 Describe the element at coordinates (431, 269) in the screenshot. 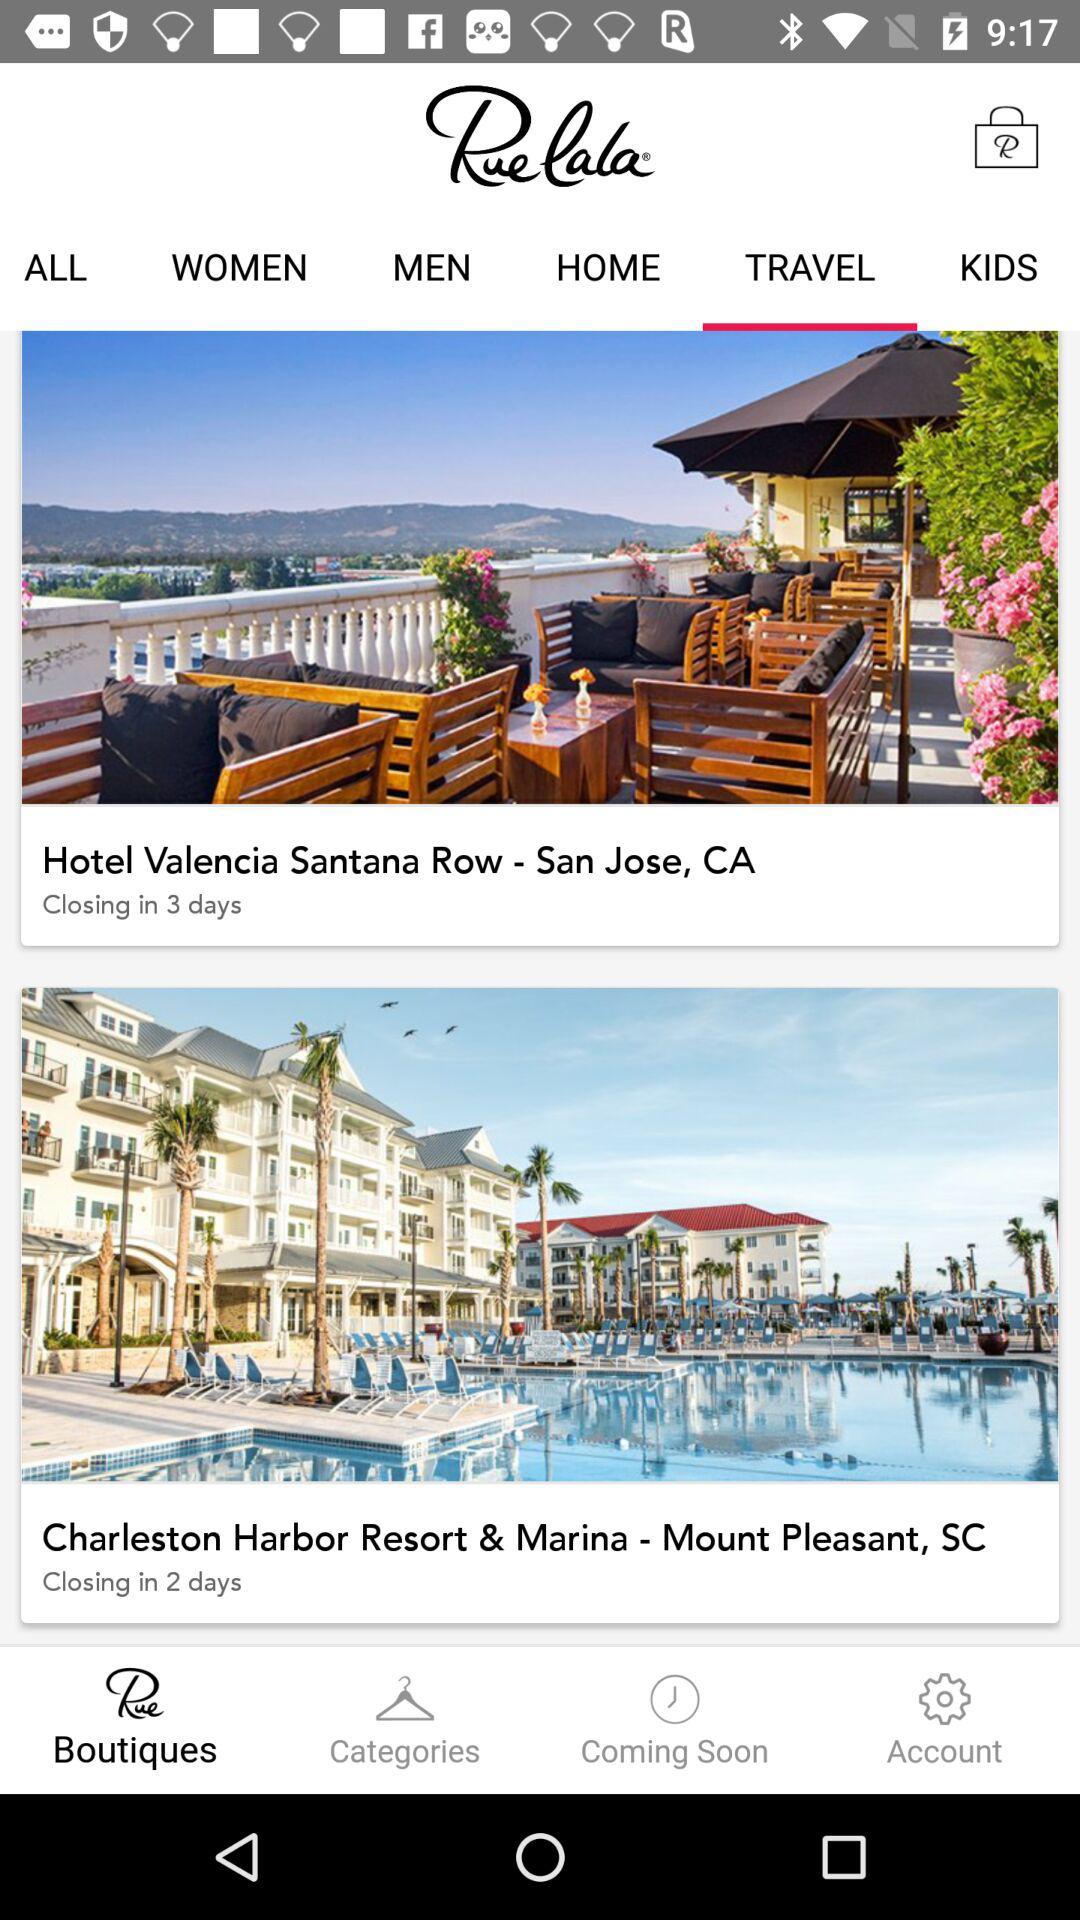

I see `the men icon` at that location.